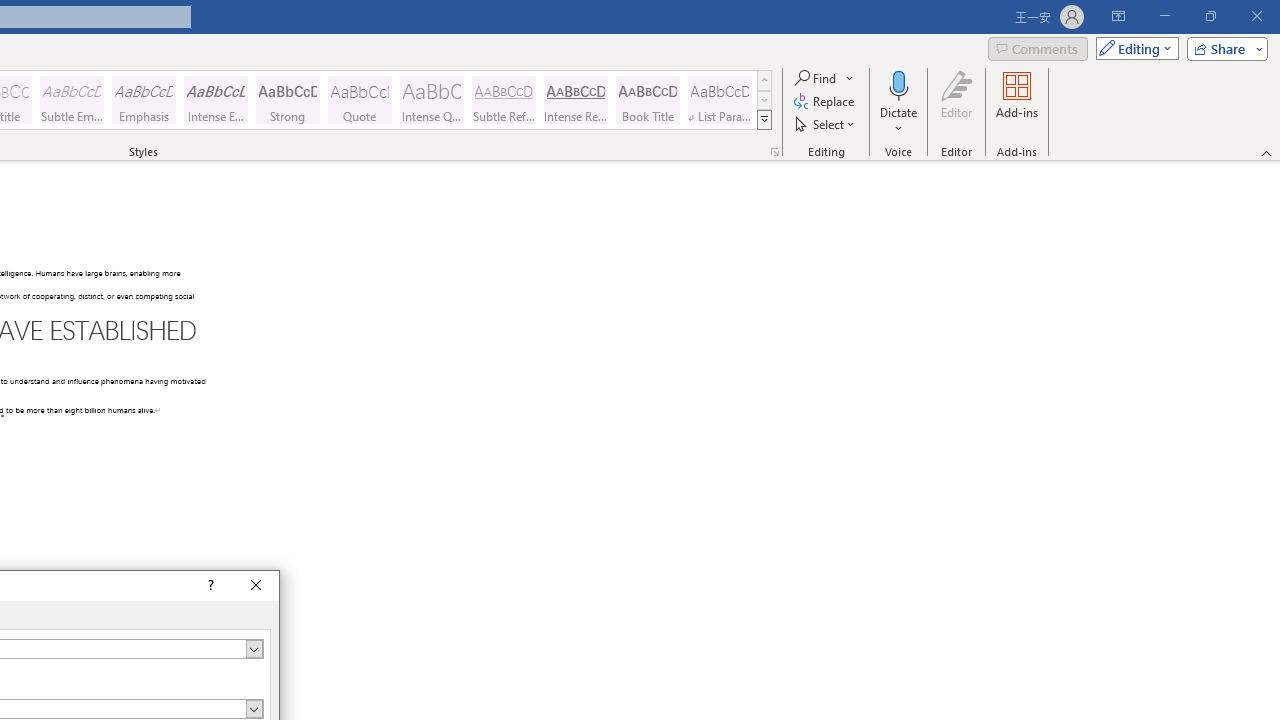  I want to click on 'Row up', so click(763, 79).